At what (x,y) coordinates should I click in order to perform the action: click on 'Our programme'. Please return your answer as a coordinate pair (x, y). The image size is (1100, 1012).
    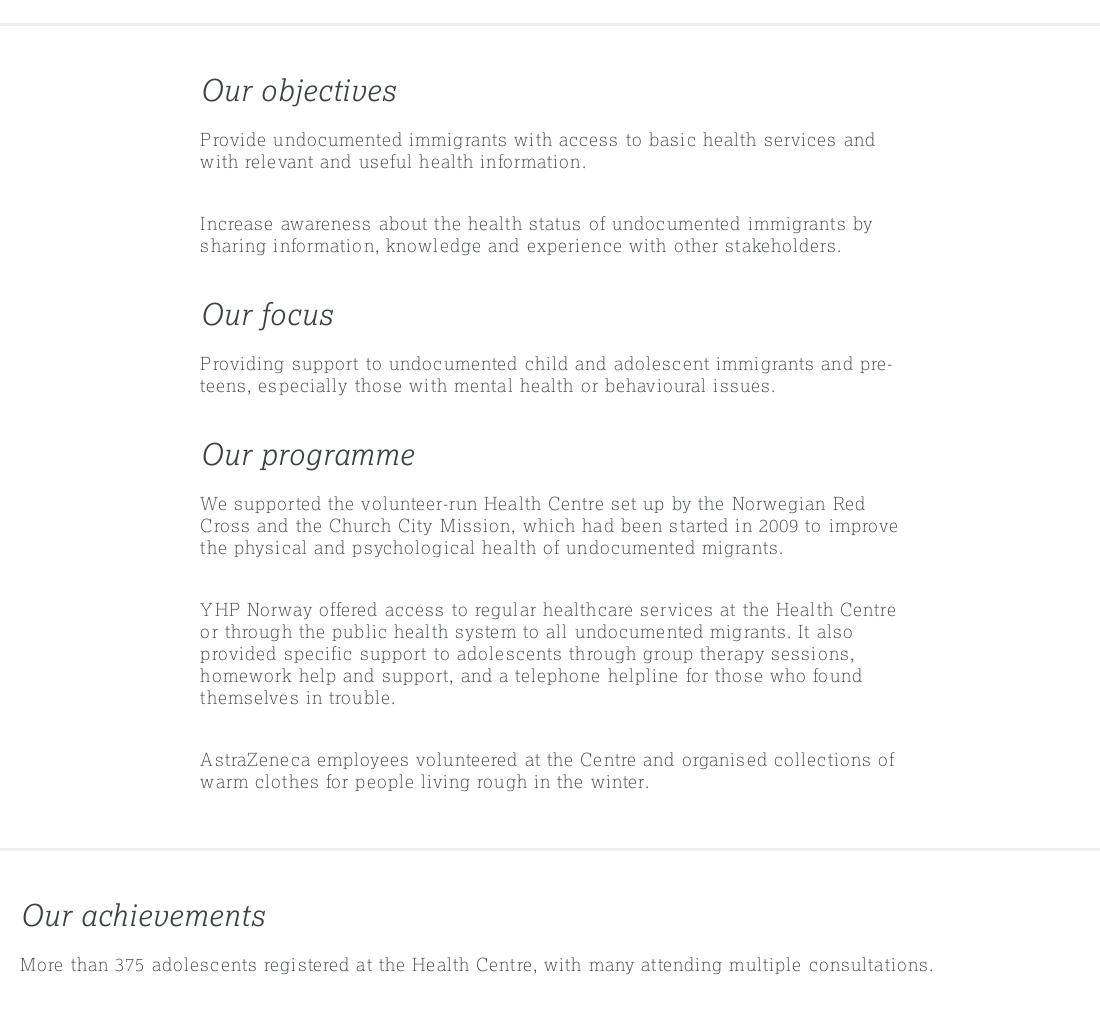
    Looking at the image, I should click on (306, 453).